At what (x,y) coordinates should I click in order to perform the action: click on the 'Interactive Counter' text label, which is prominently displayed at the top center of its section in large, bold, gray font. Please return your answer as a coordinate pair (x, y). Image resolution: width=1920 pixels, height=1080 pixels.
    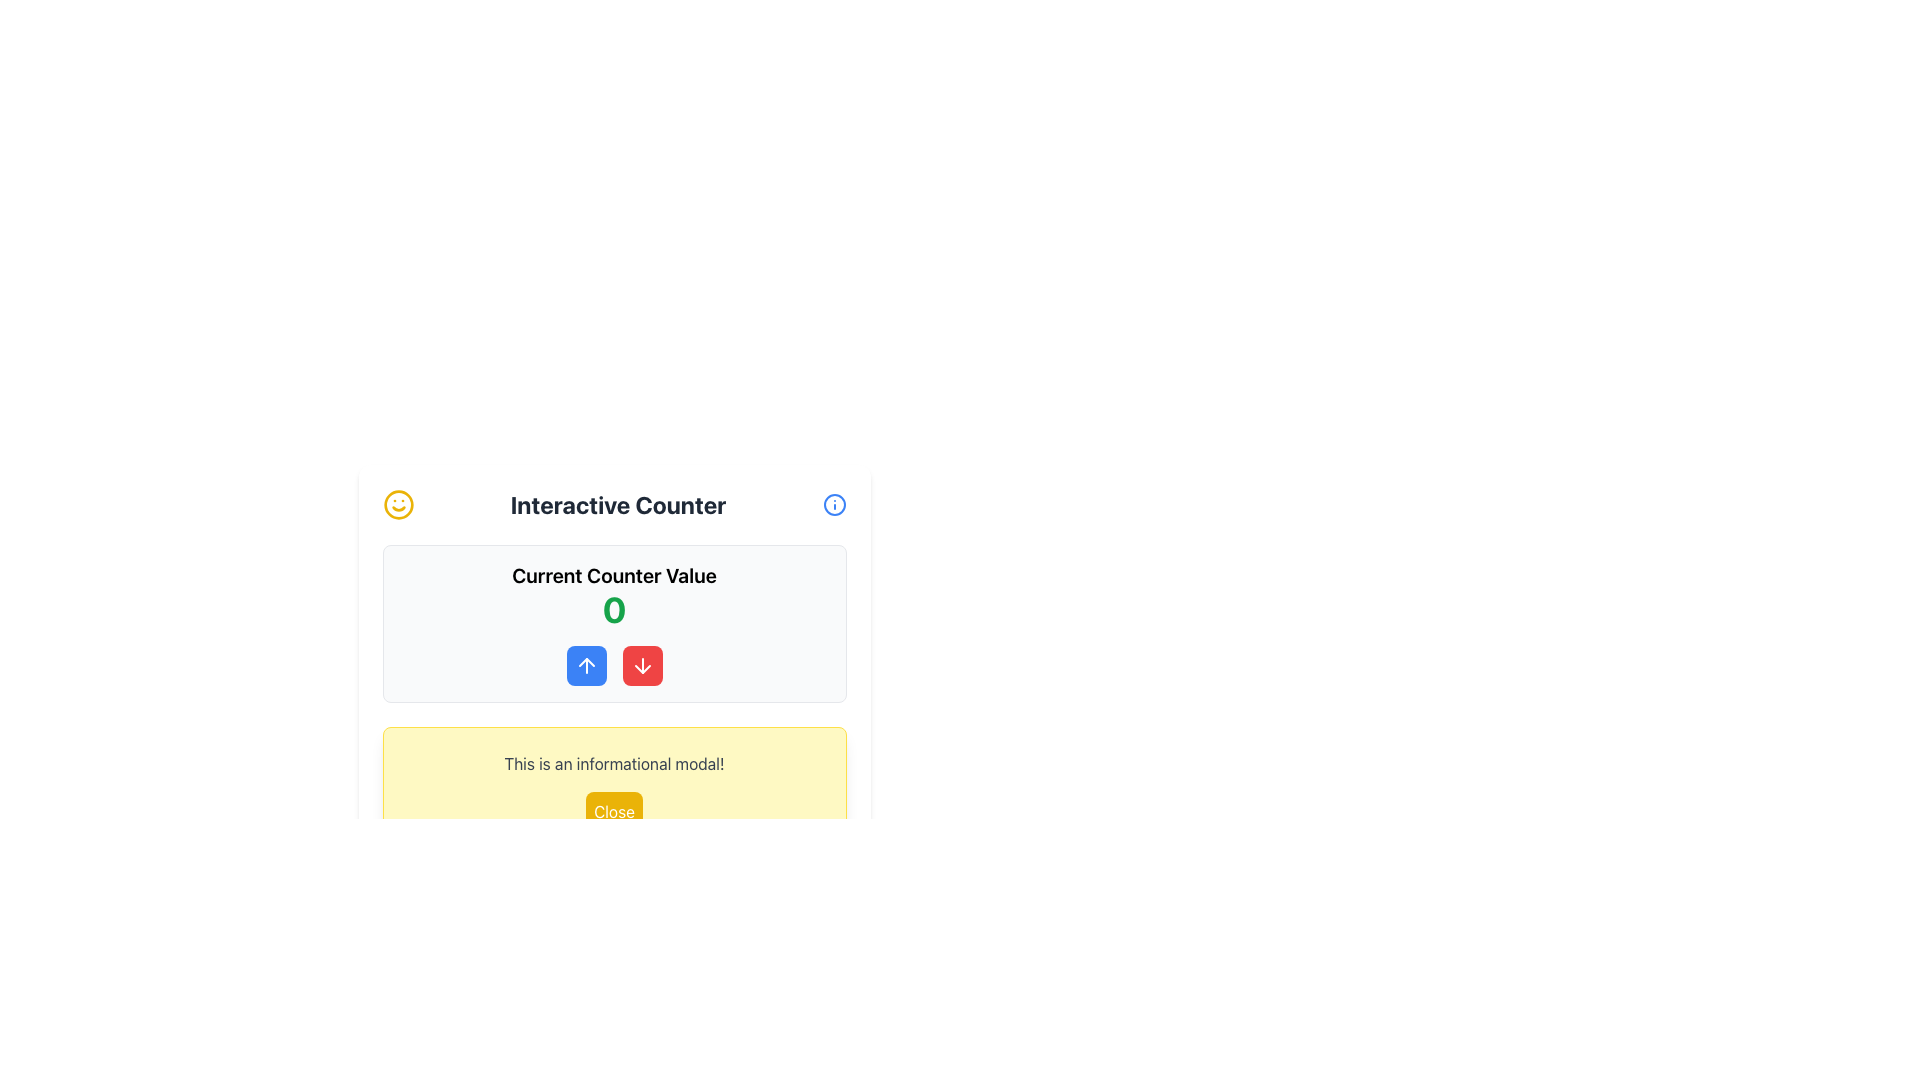
    Looking at the image, I should click on (617, 504).